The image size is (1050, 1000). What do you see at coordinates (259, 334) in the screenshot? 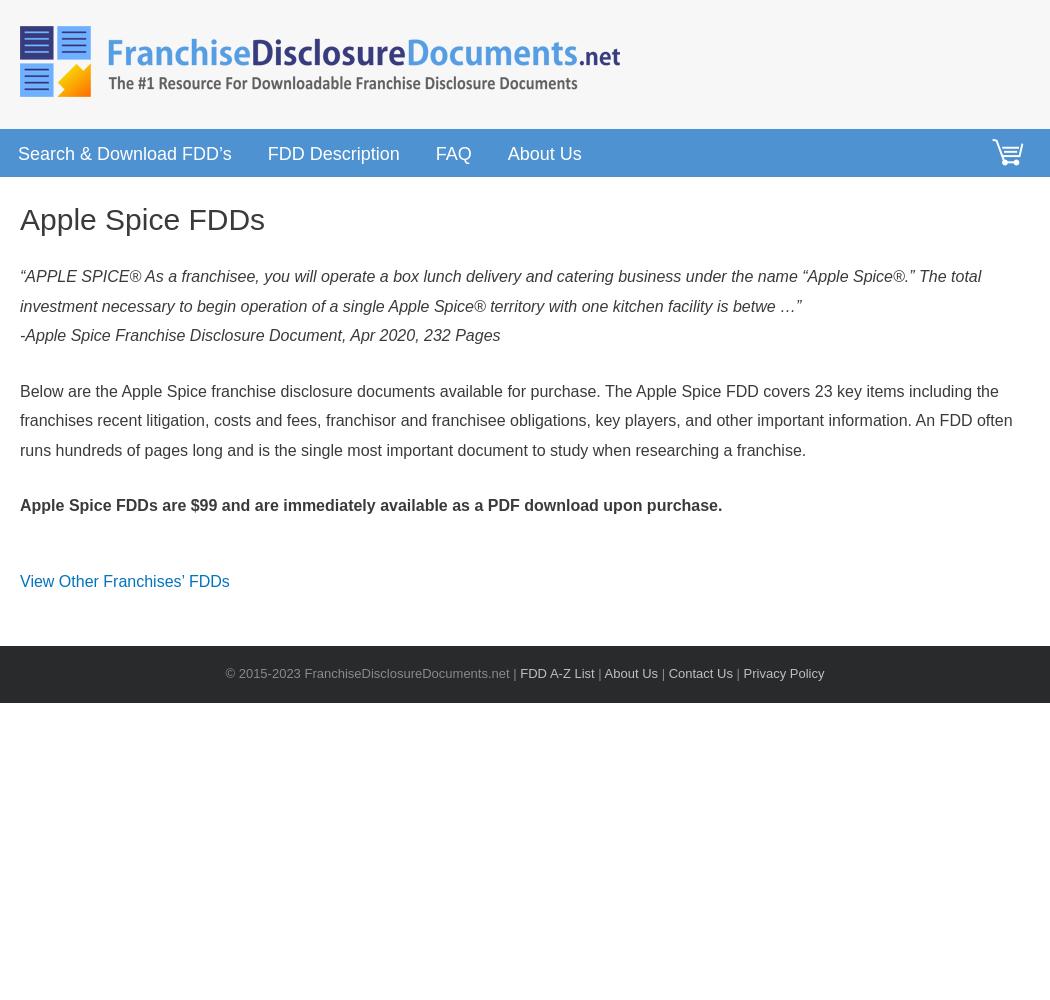
I see `'-Apple Spice Franchise Disclosure Document, Apr 2020,  232 Pages'` at bounding box center [259, 334].